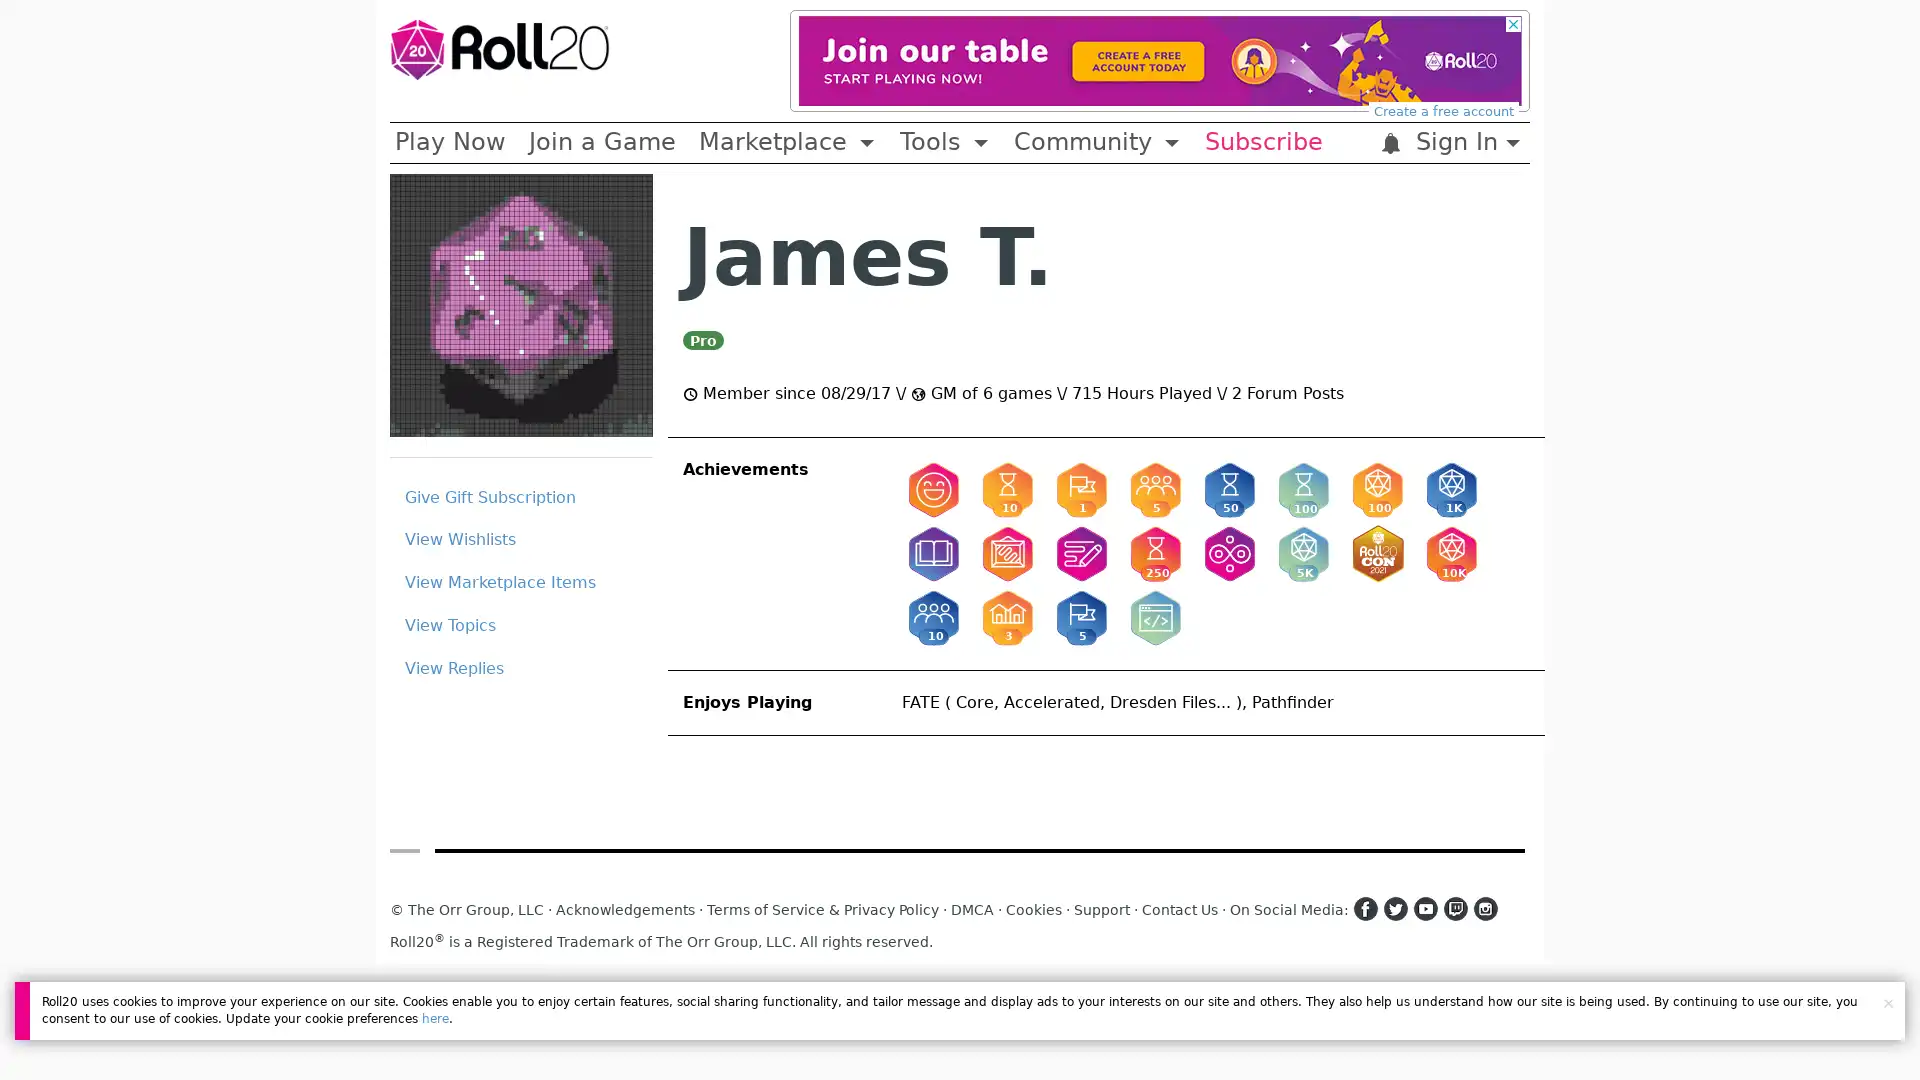  I want to click on Tools, so click(929, 141).